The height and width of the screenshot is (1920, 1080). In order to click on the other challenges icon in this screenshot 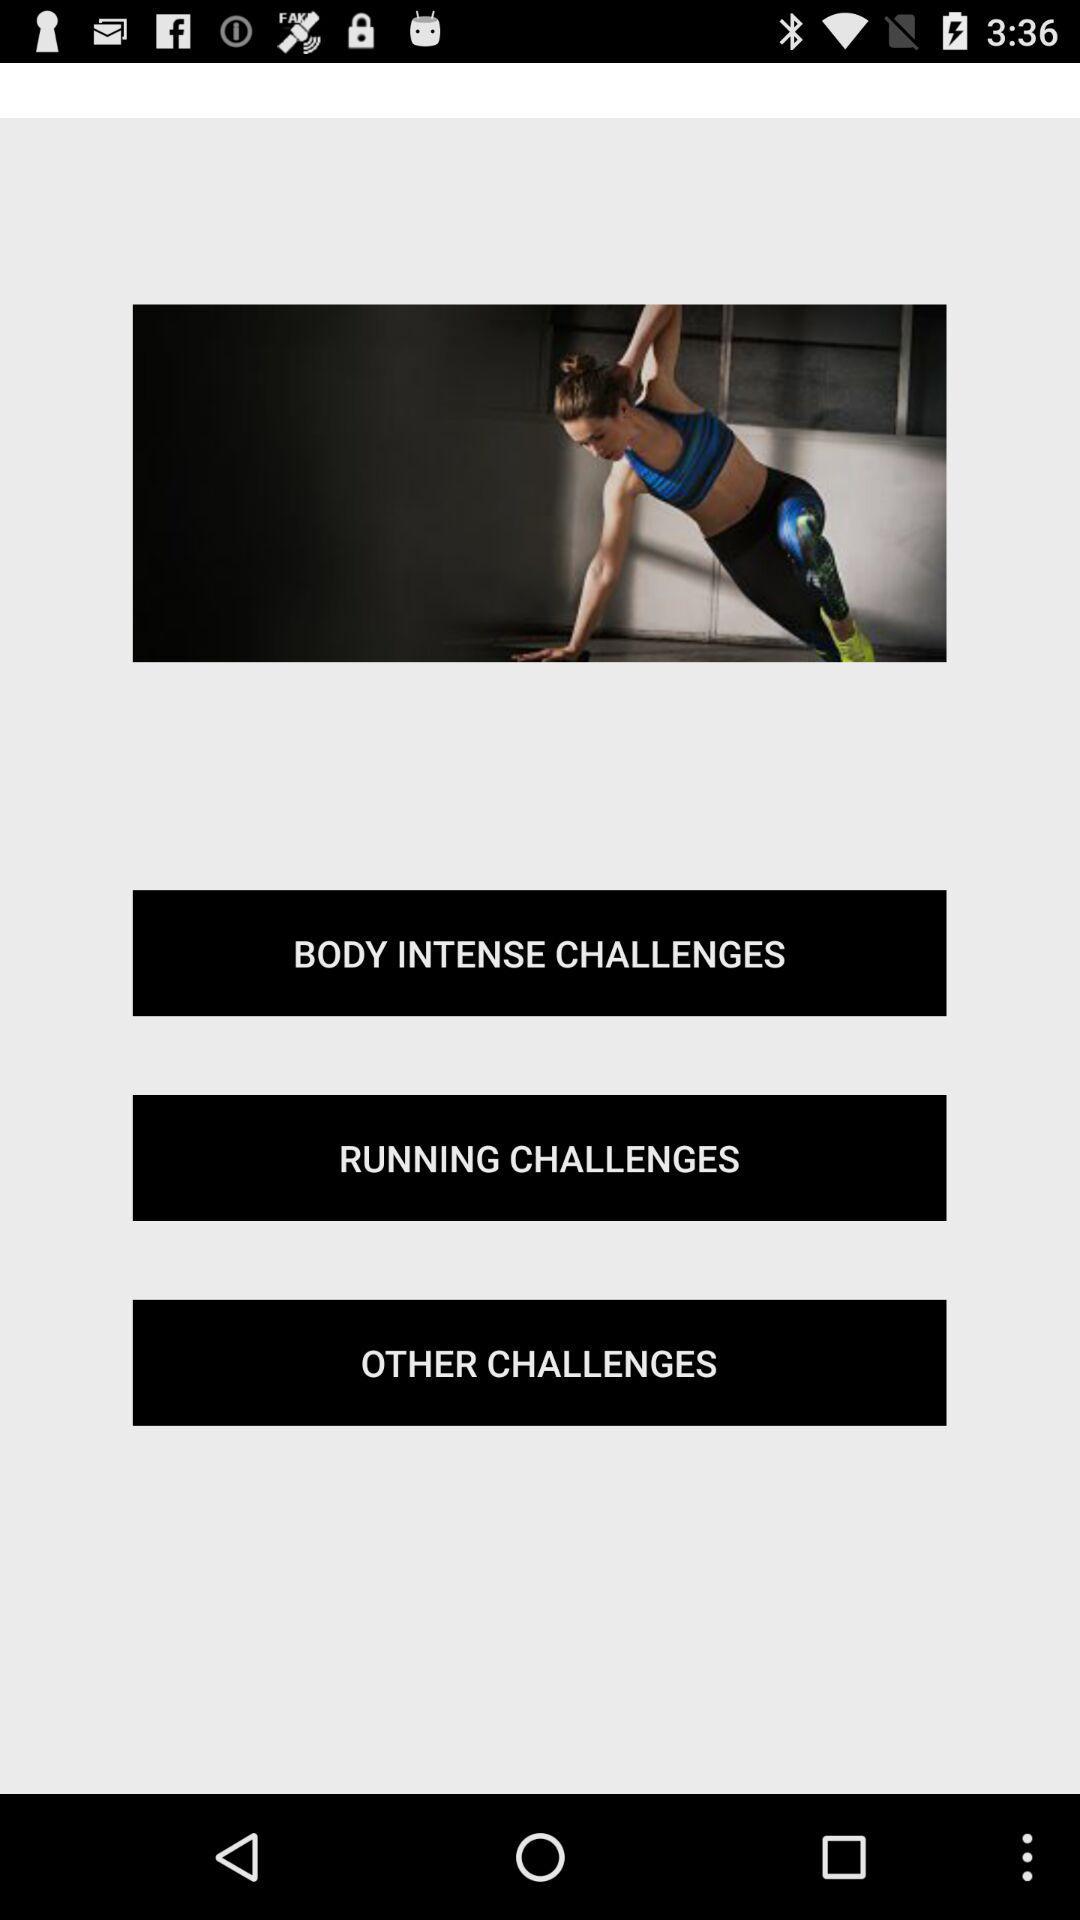, I will do `click(538, 1361)`.